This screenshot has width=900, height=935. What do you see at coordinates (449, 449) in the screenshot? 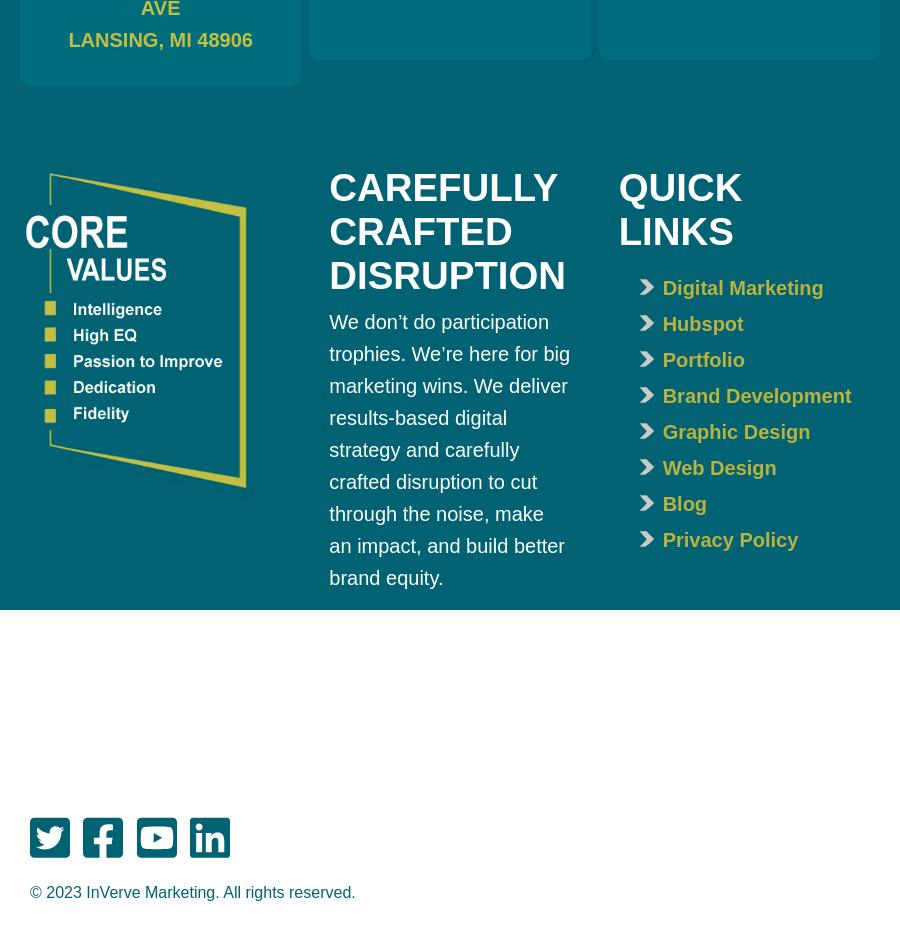
I see `'We don’t do participation trophies. We’re here for big marketing wins. We deliver results-based digital strategy and carefully crafted disruption to cut through the noise, make an impact, and build better brand equity.'` at bounding box center [449, 449].